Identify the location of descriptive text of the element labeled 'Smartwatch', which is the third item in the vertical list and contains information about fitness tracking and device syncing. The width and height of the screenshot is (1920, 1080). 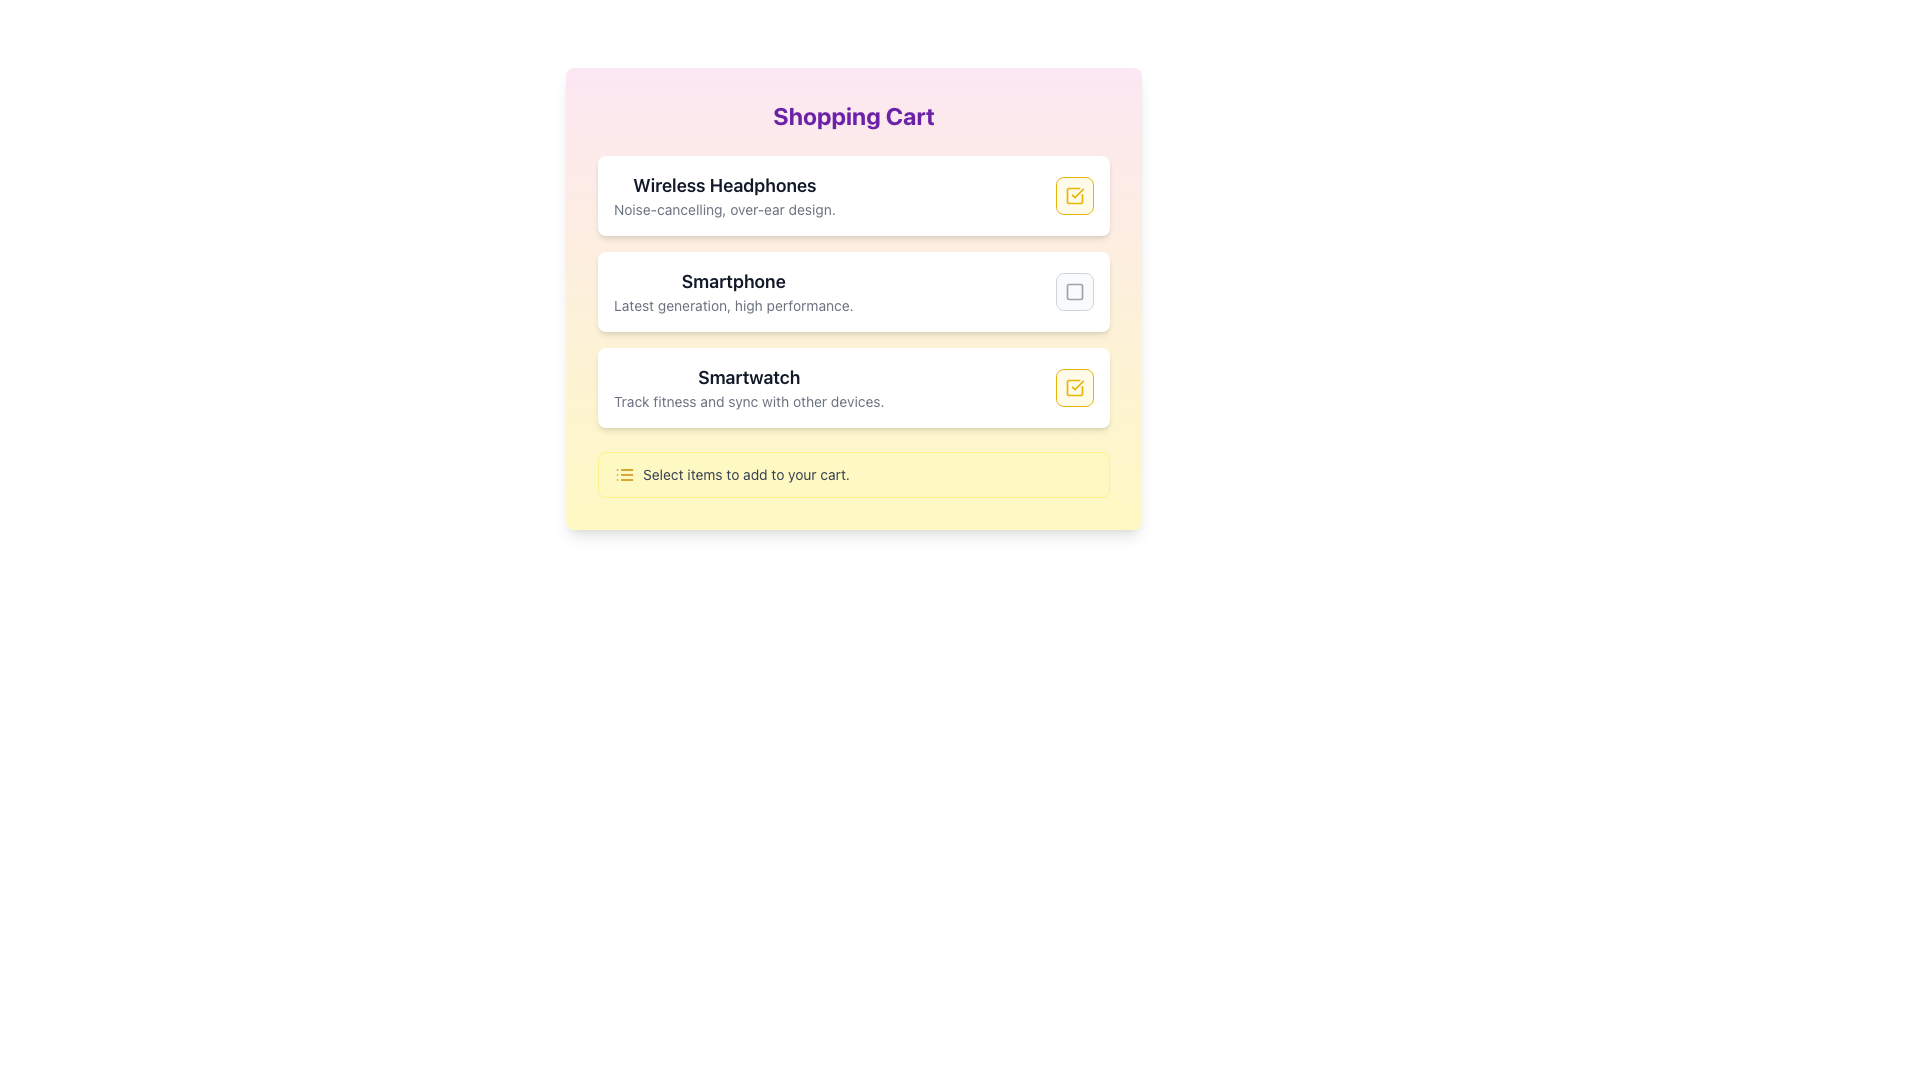
(748, 388).